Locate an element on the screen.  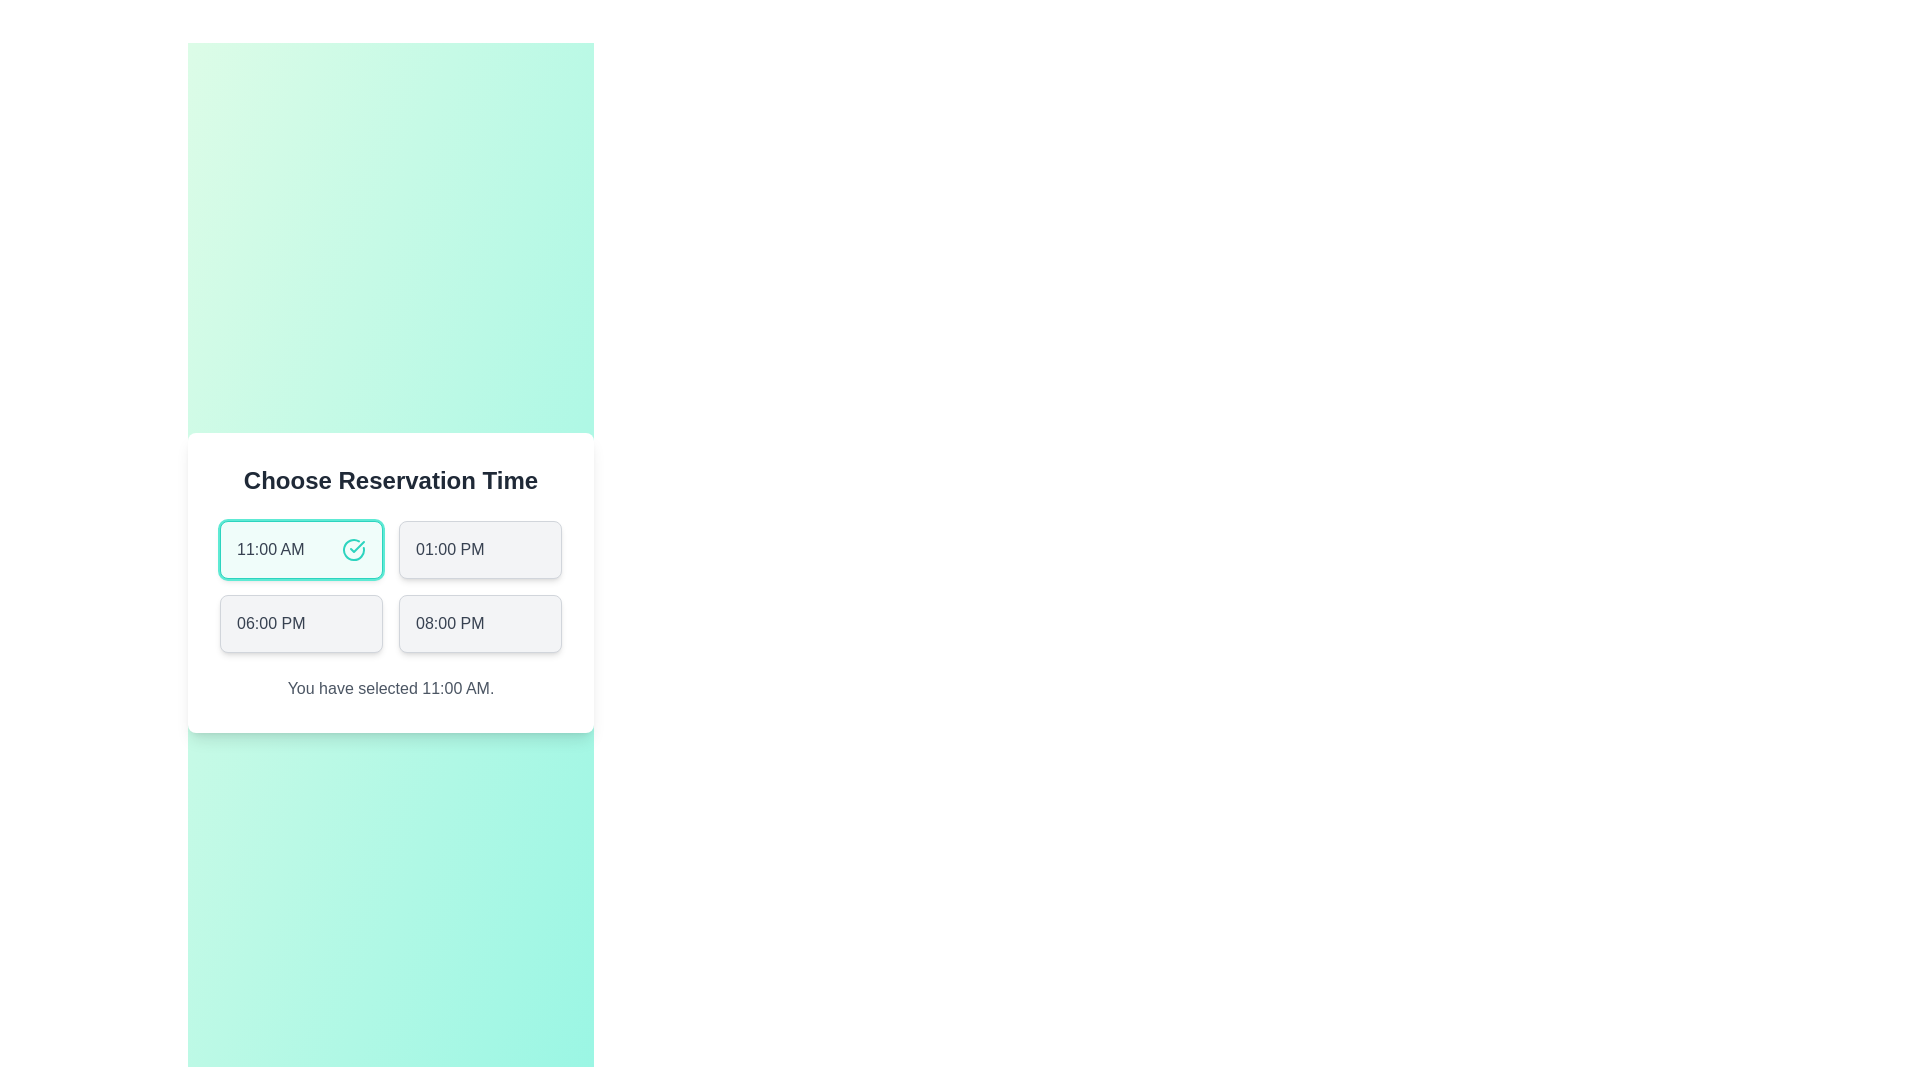
the highlighted cell in the grid layout is located at coordinates (390, 585).